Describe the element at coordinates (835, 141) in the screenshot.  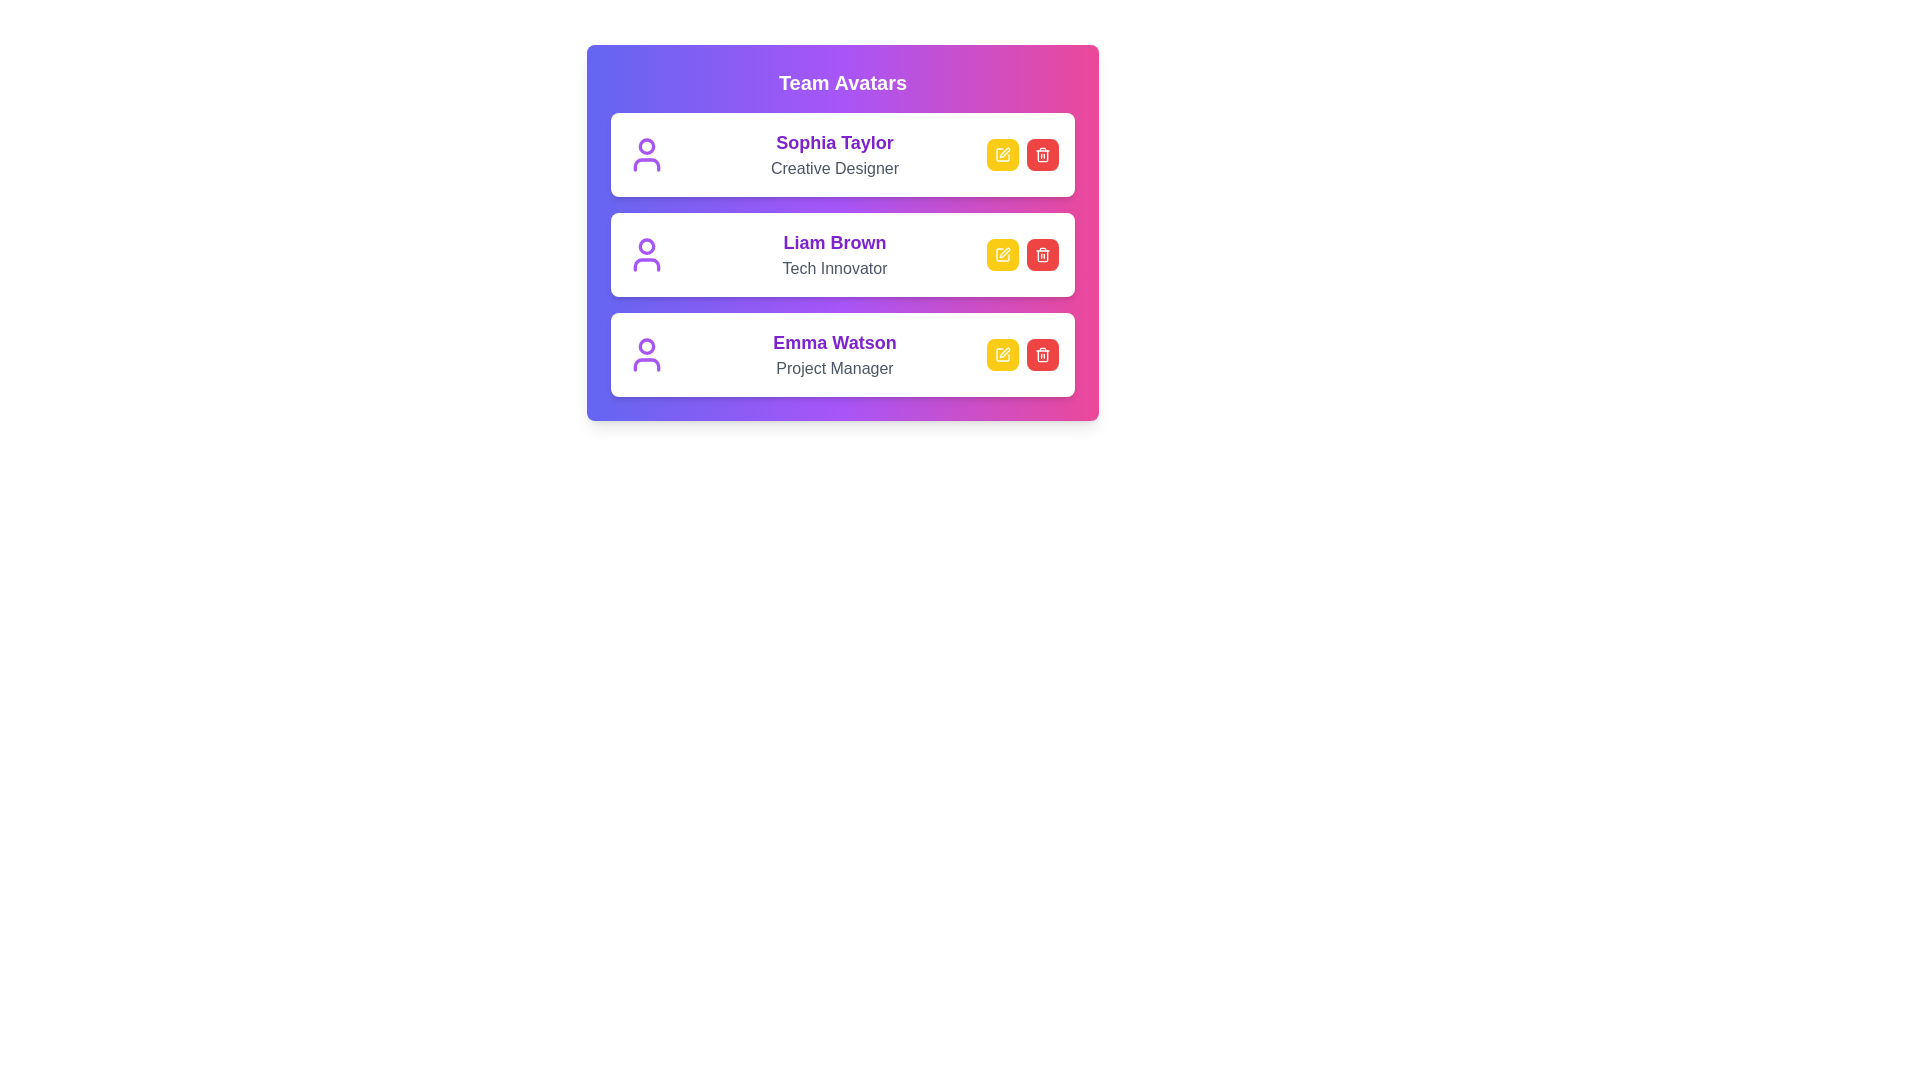
I see `text element that serves as the name label for the profile card, located in the first section of a vertical list` at that location.